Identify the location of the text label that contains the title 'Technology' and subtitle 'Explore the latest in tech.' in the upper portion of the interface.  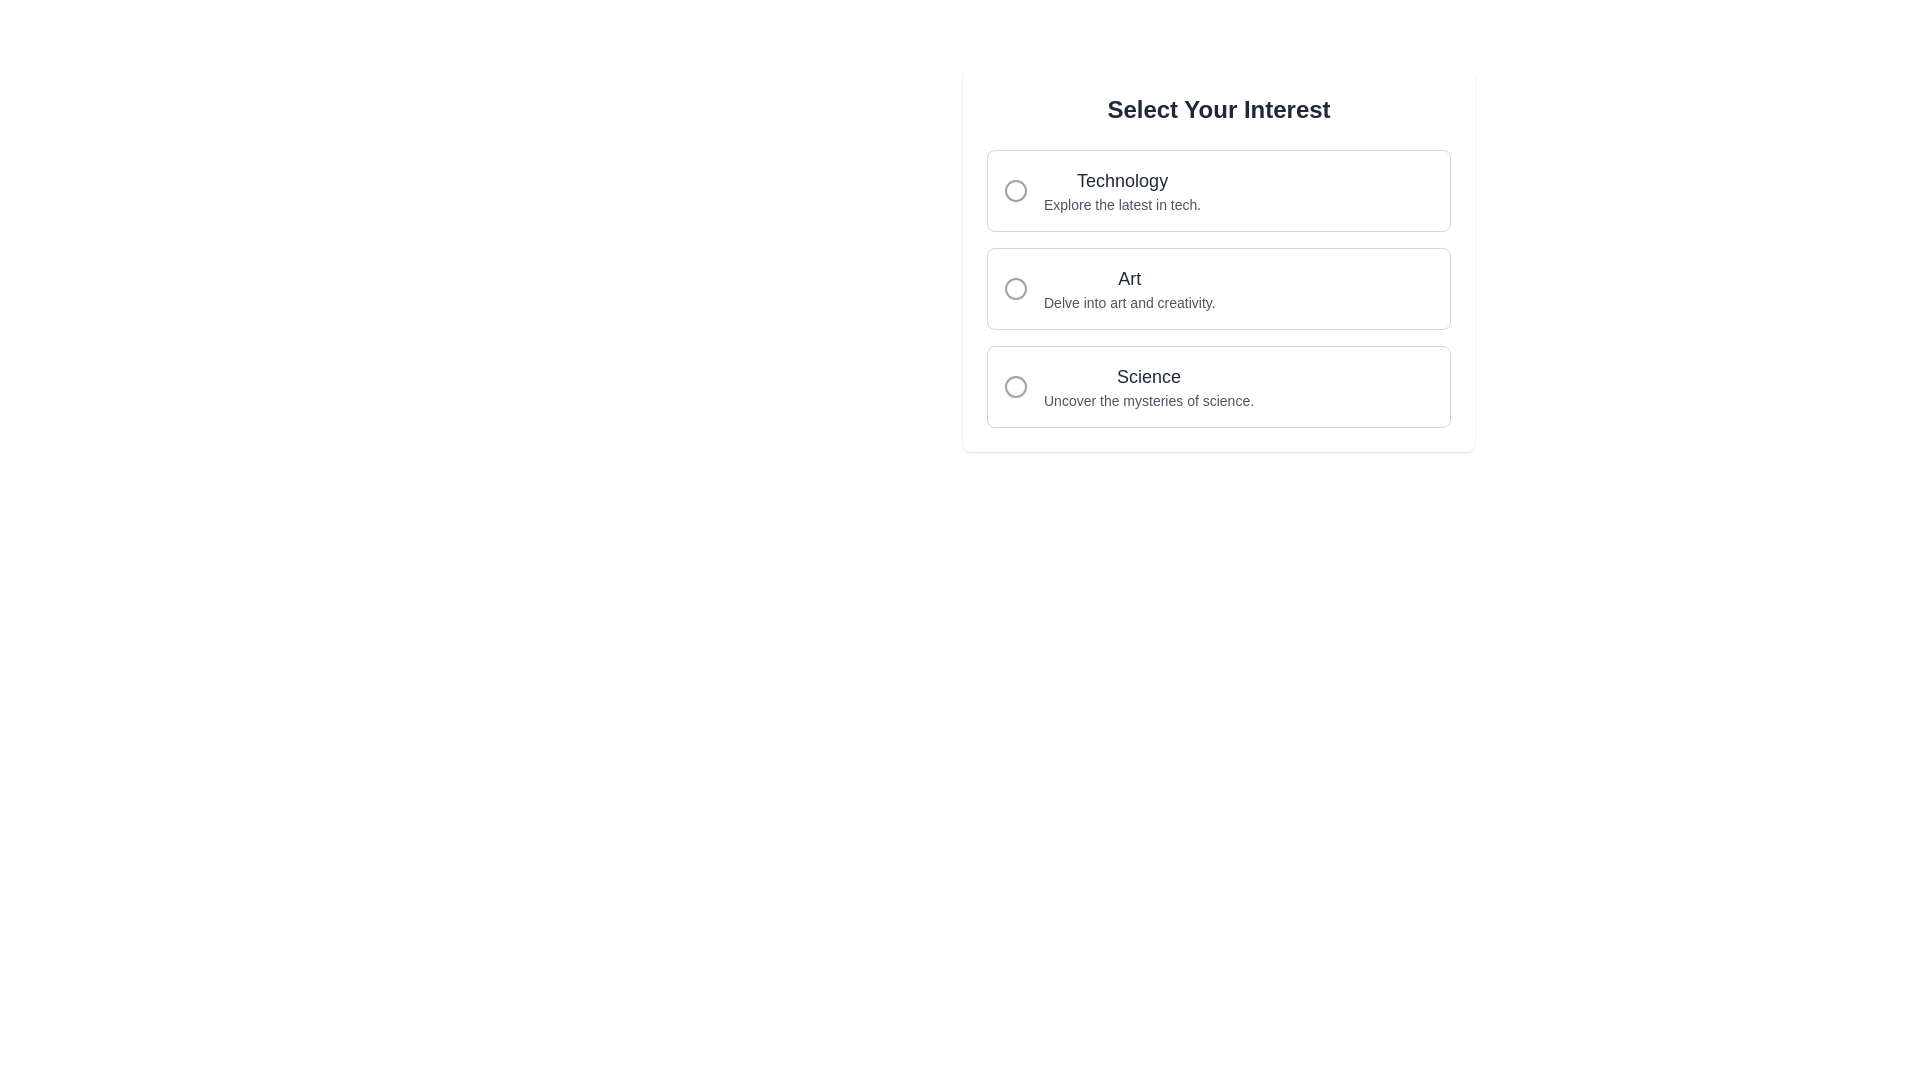
(1122, 191).